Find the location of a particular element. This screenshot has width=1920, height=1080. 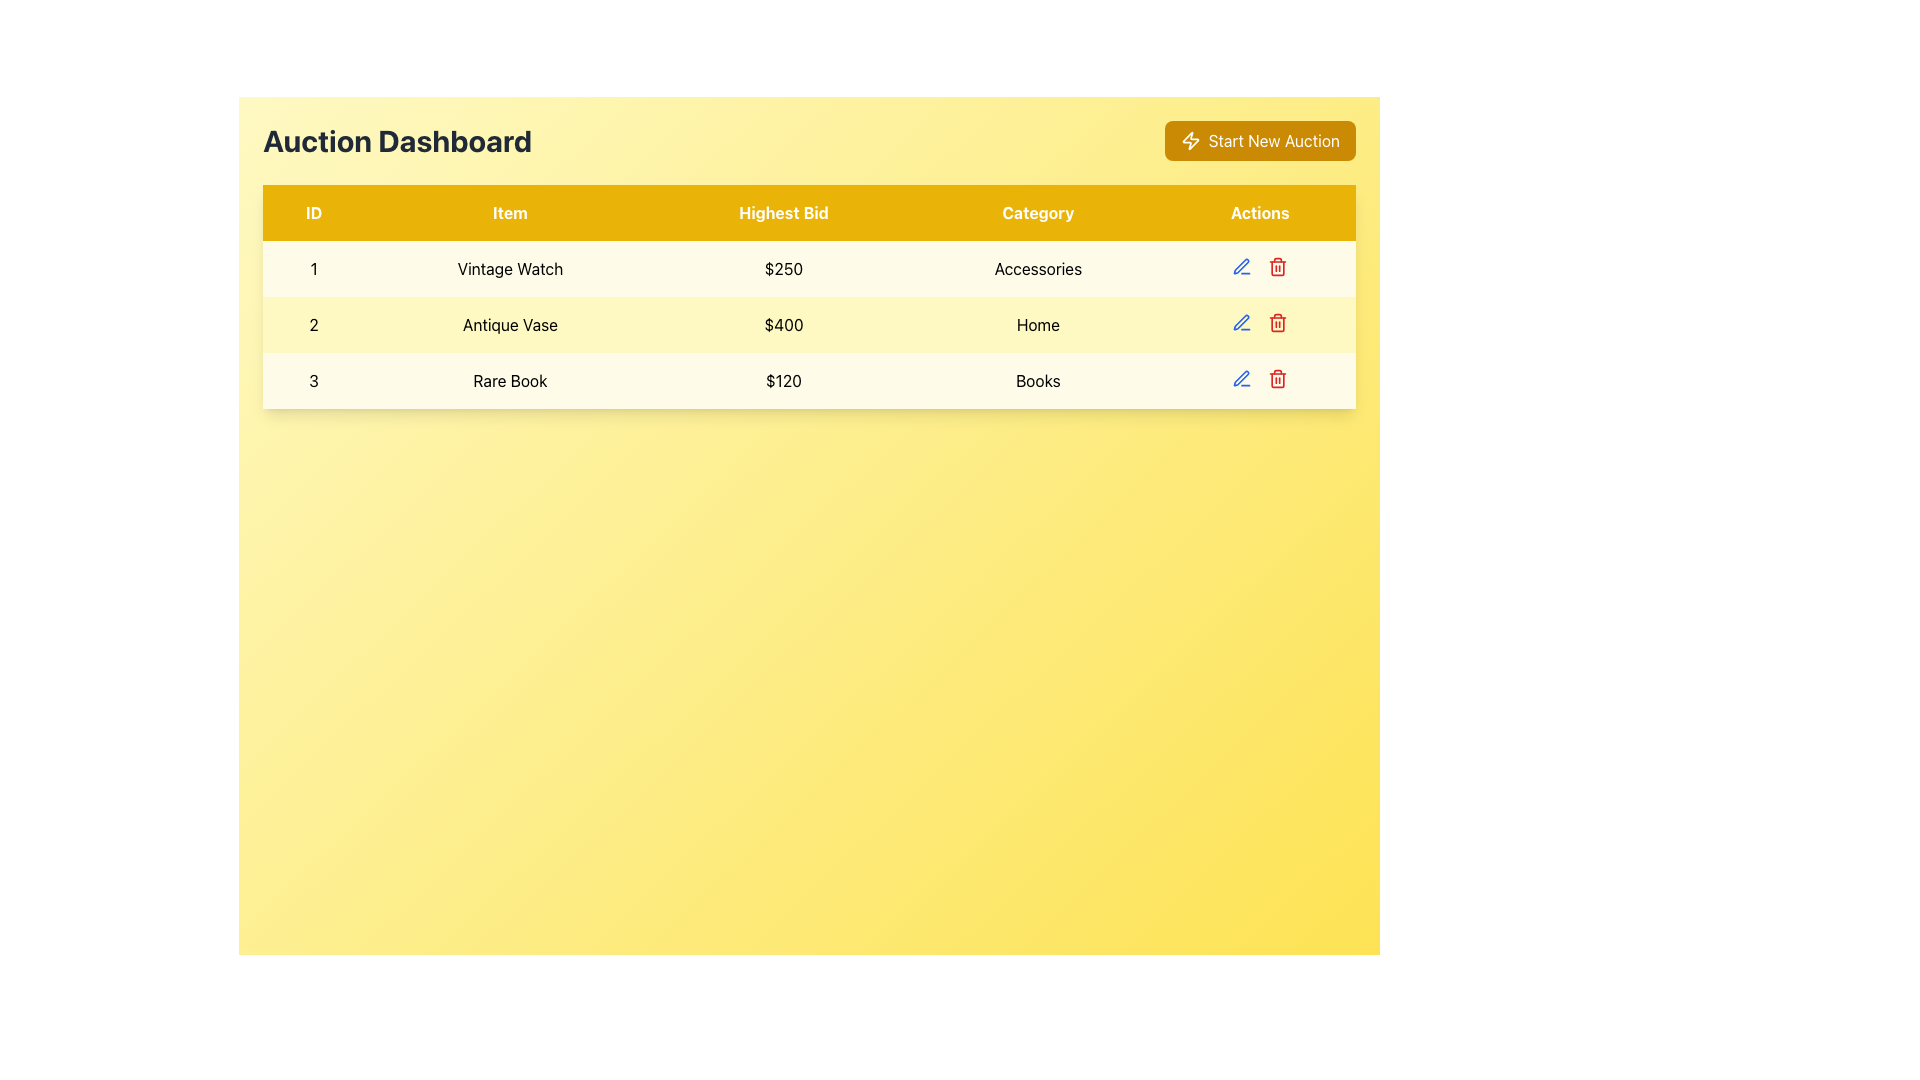

the text label in the fourth column of the first row that indicates the category 'Vintage Watch' for the auction item is located at coordinates (1038, 268).